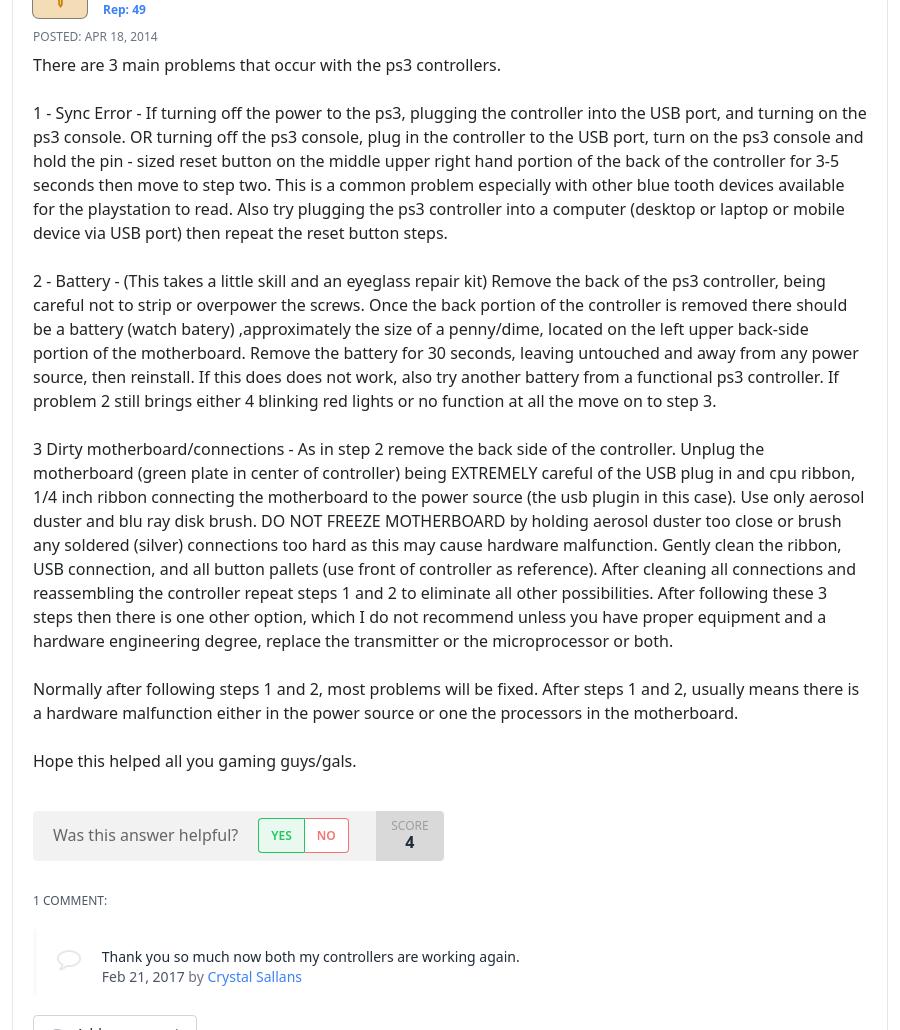 This screenshot has width=900, height=1030. What do you see at coordinates (390, 823) in the screenshot?
I see `'Score'` at bounding box center [390, 823].